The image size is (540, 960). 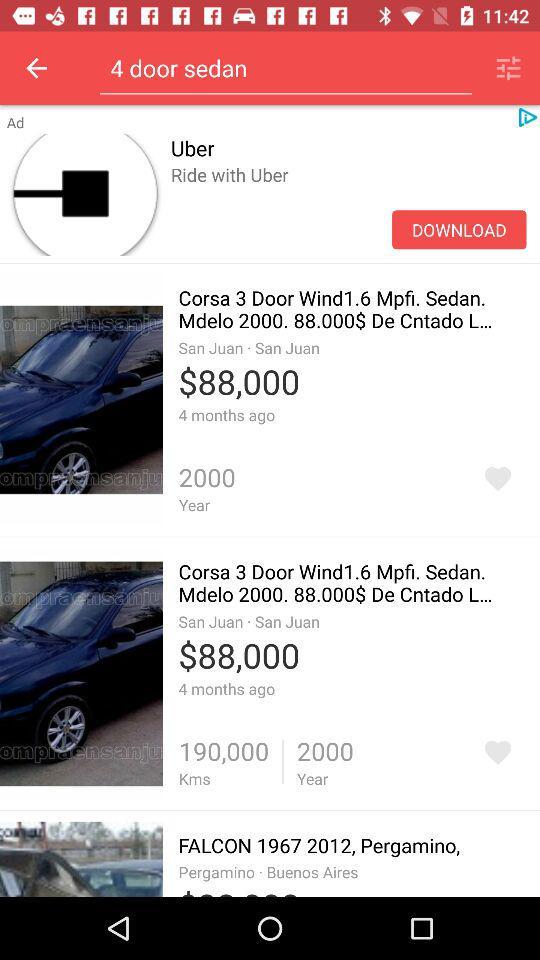 I want to click on go back, so click(x=36, y=68).